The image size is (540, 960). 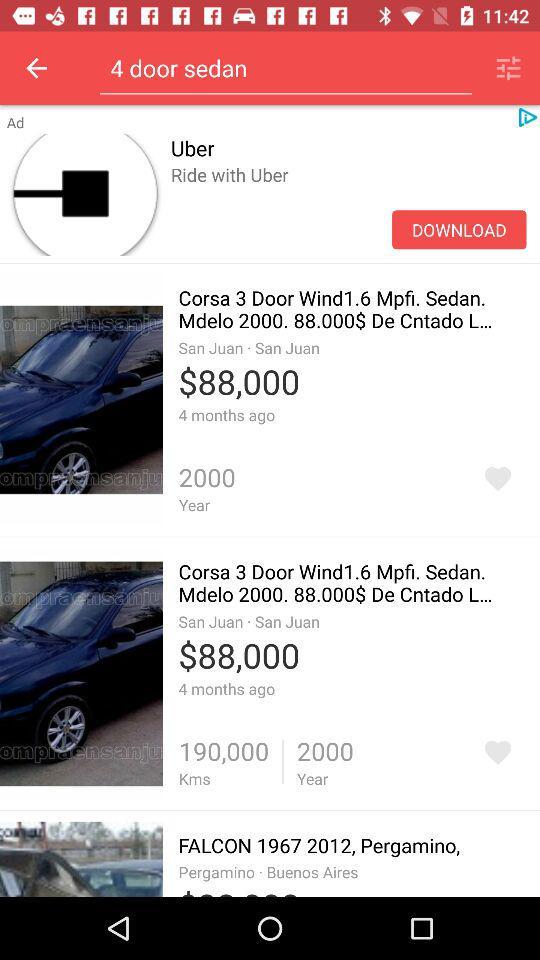 I want to click on go back, so click(x=36, y=68).